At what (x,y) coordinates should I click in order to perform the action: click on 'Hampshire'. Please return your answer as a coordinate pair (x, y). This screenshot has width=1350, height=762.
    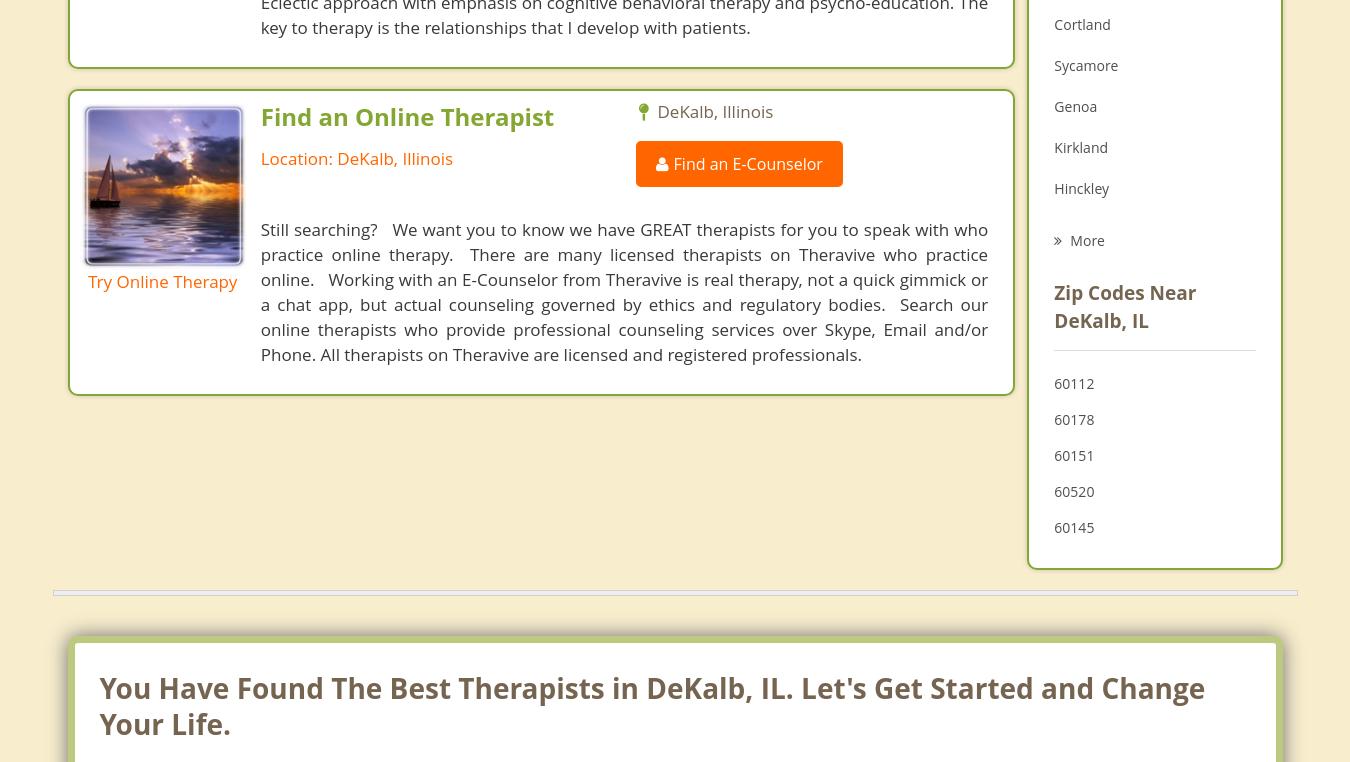
    Looking at the image, I should click on (1089, 310).